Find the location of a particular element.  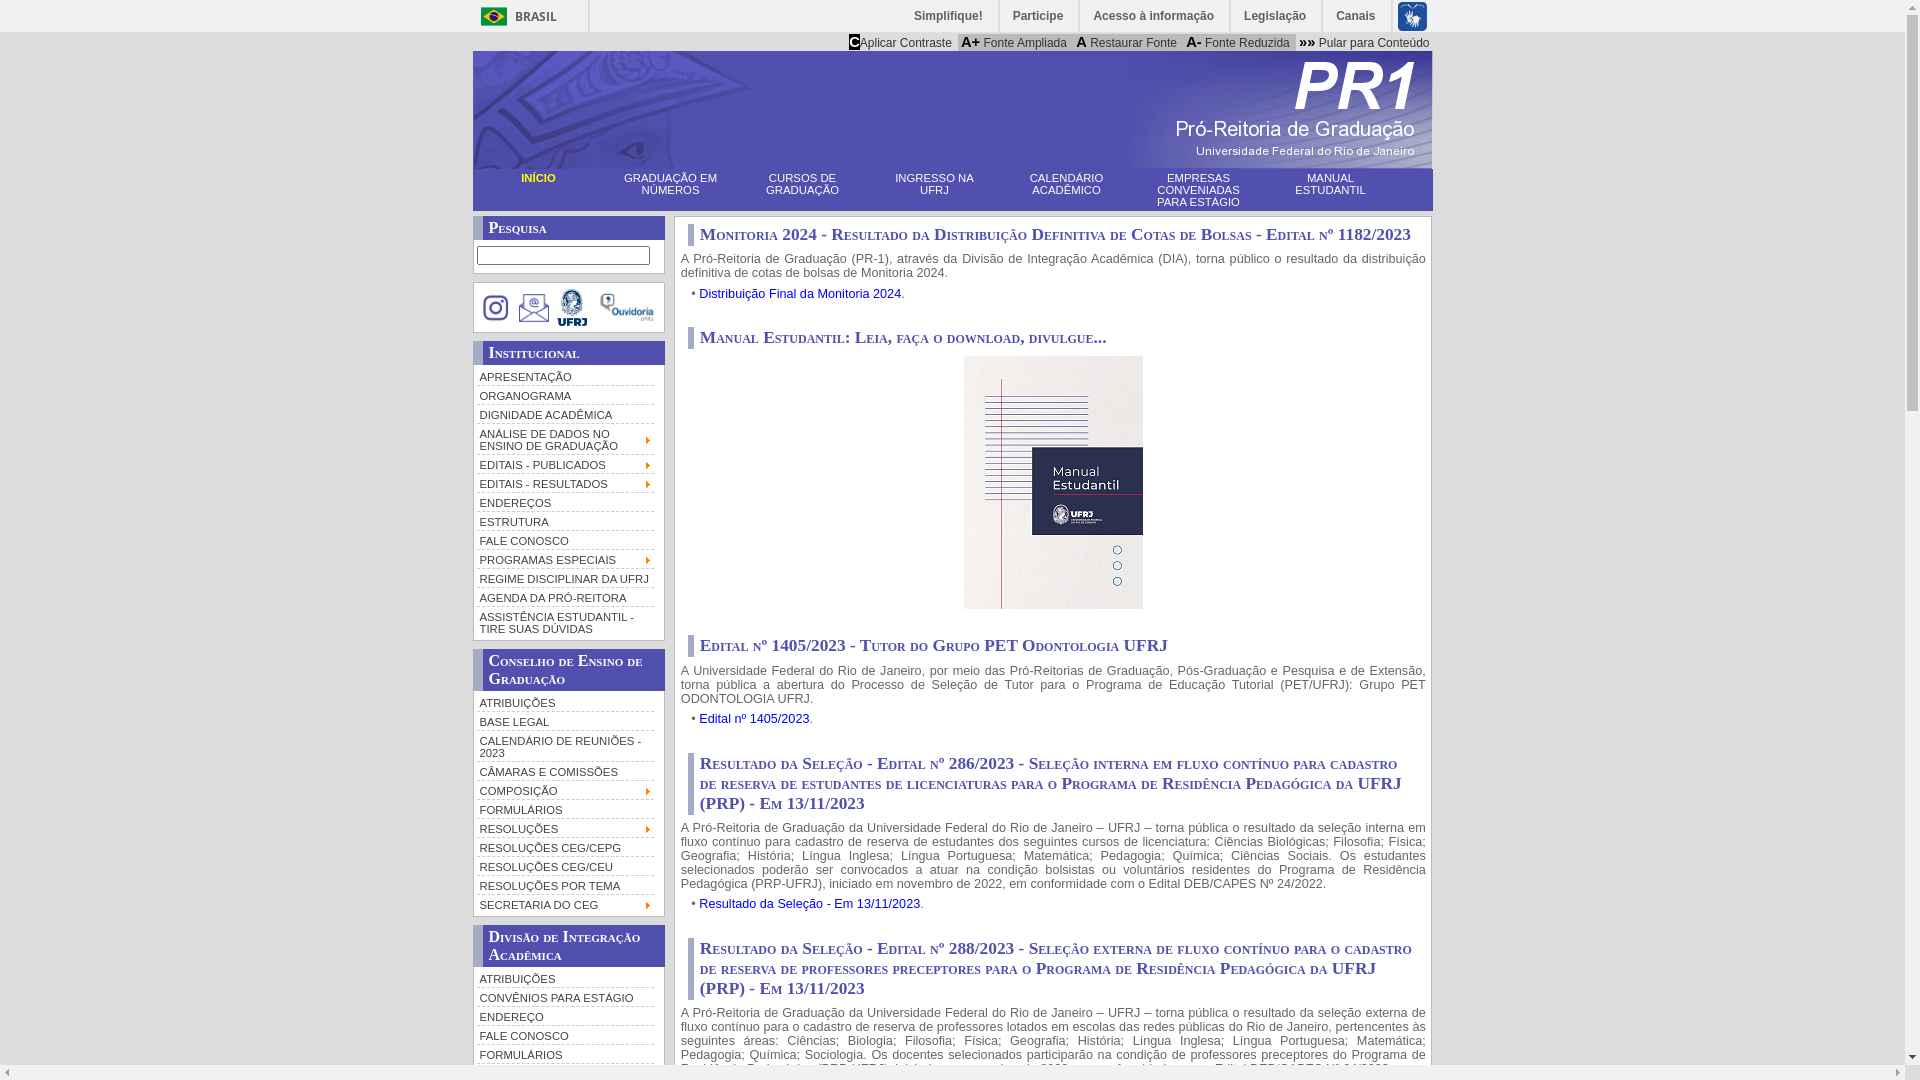

'ORGANOGRAMA' is located at coordinates (474, 394).